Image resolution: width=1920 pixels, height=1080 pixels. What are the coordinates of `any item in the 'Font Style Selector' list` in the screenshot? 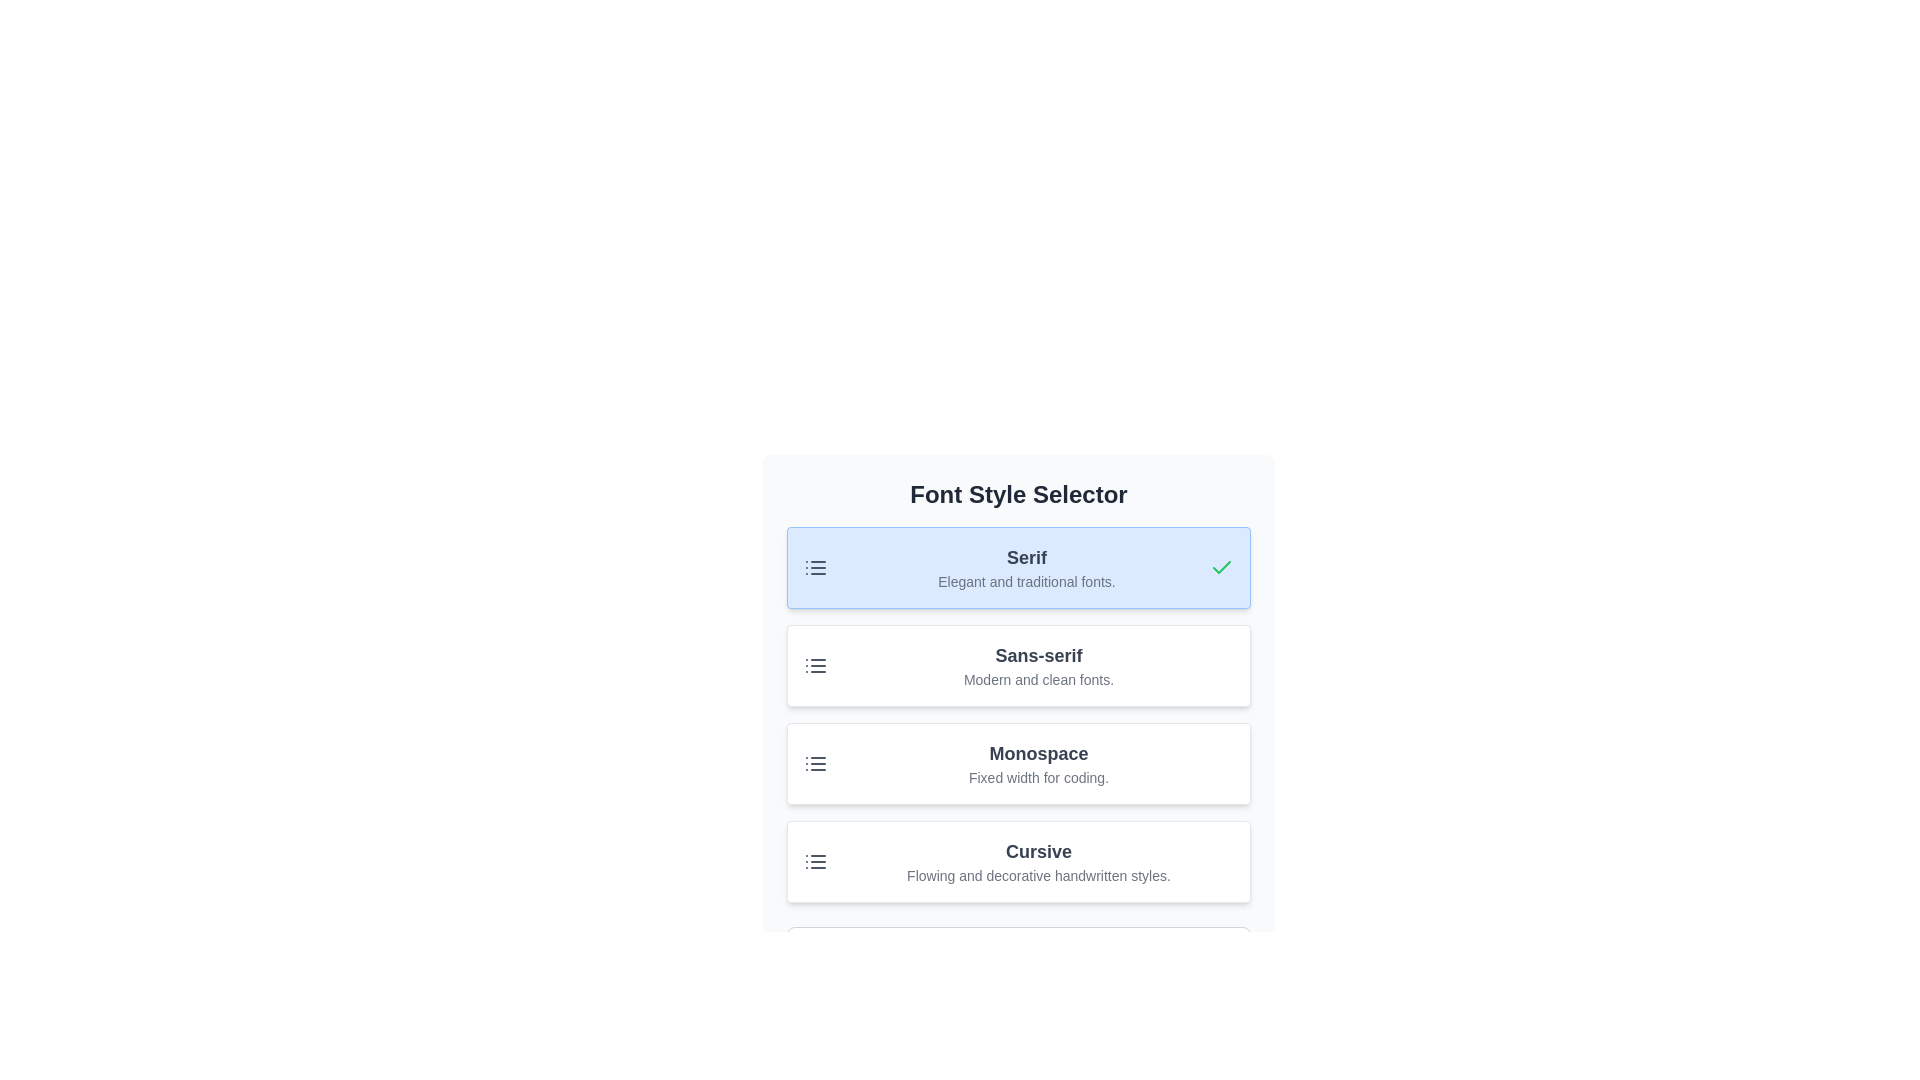 It's located at (1018, 713).